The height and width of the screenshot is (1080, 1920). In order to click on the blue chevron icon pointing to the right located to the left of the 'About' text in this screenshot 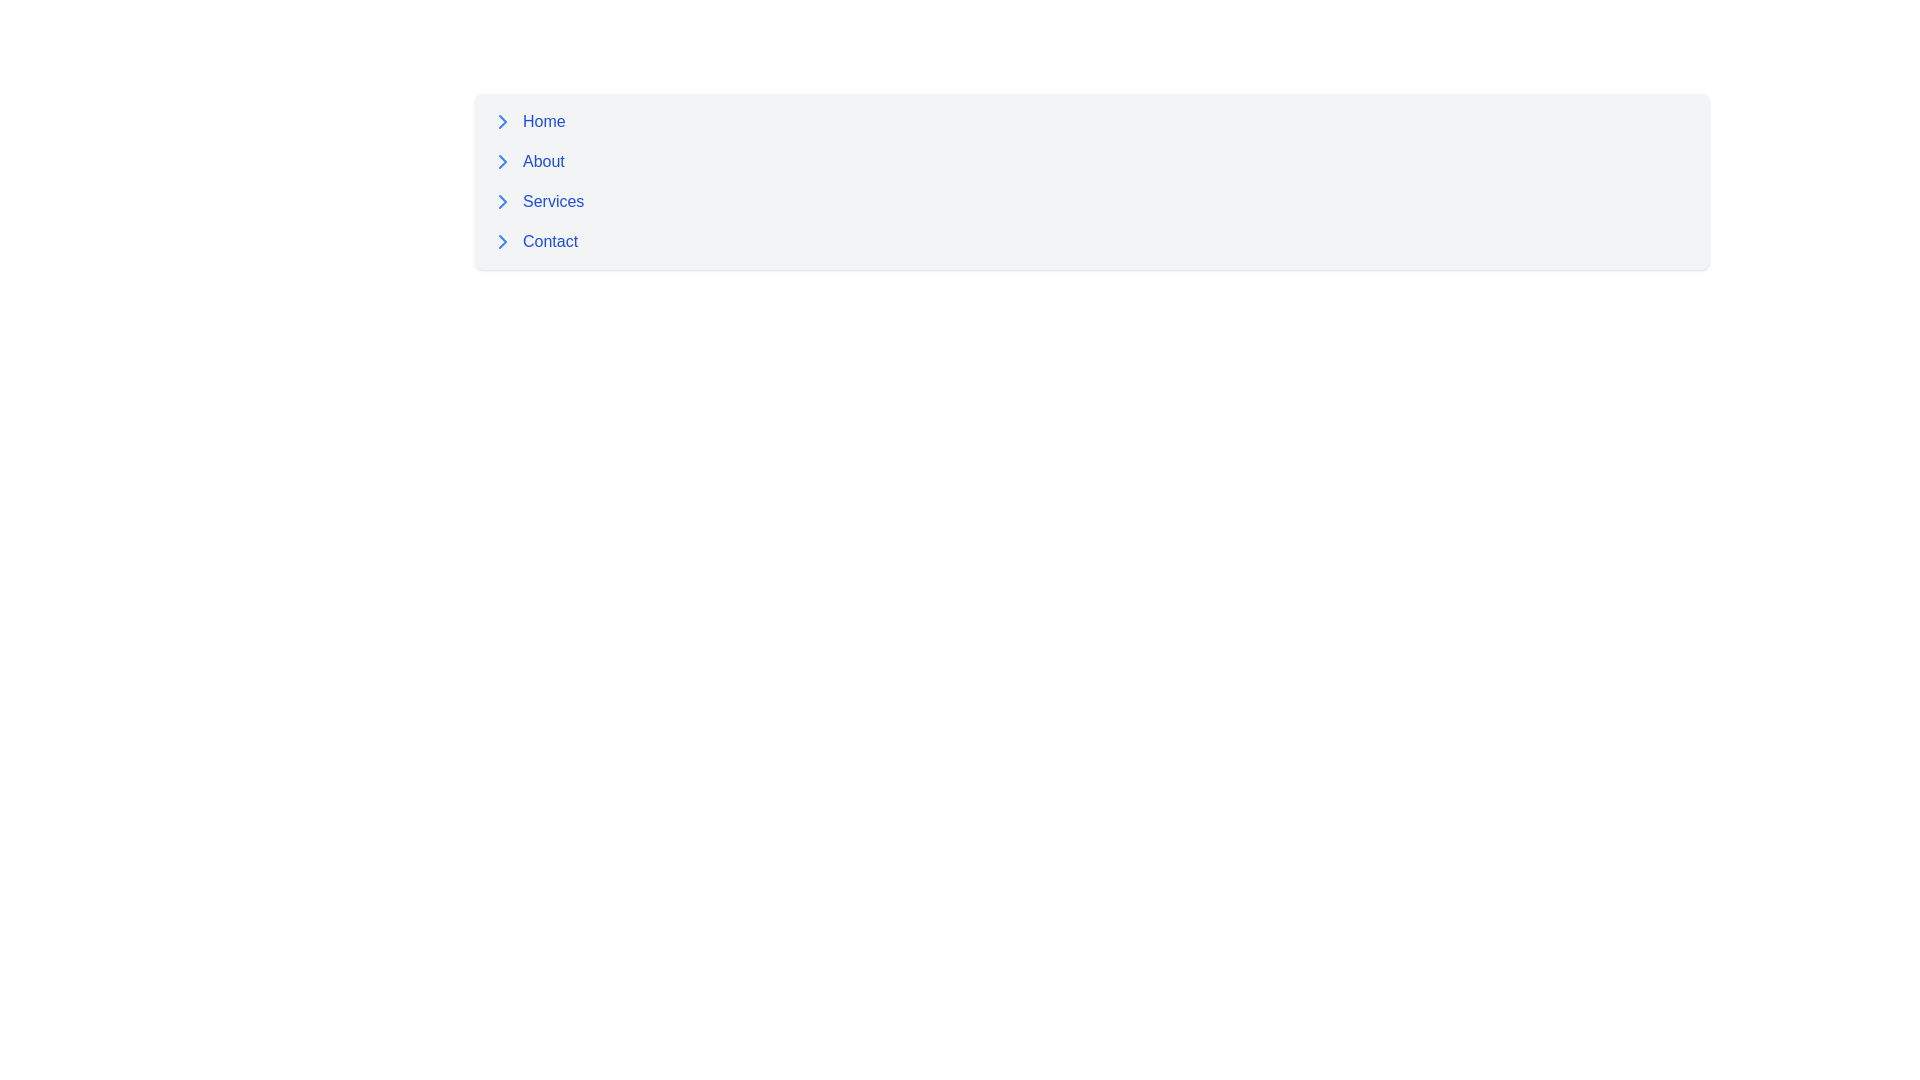, I will do `click(503, 161)`.